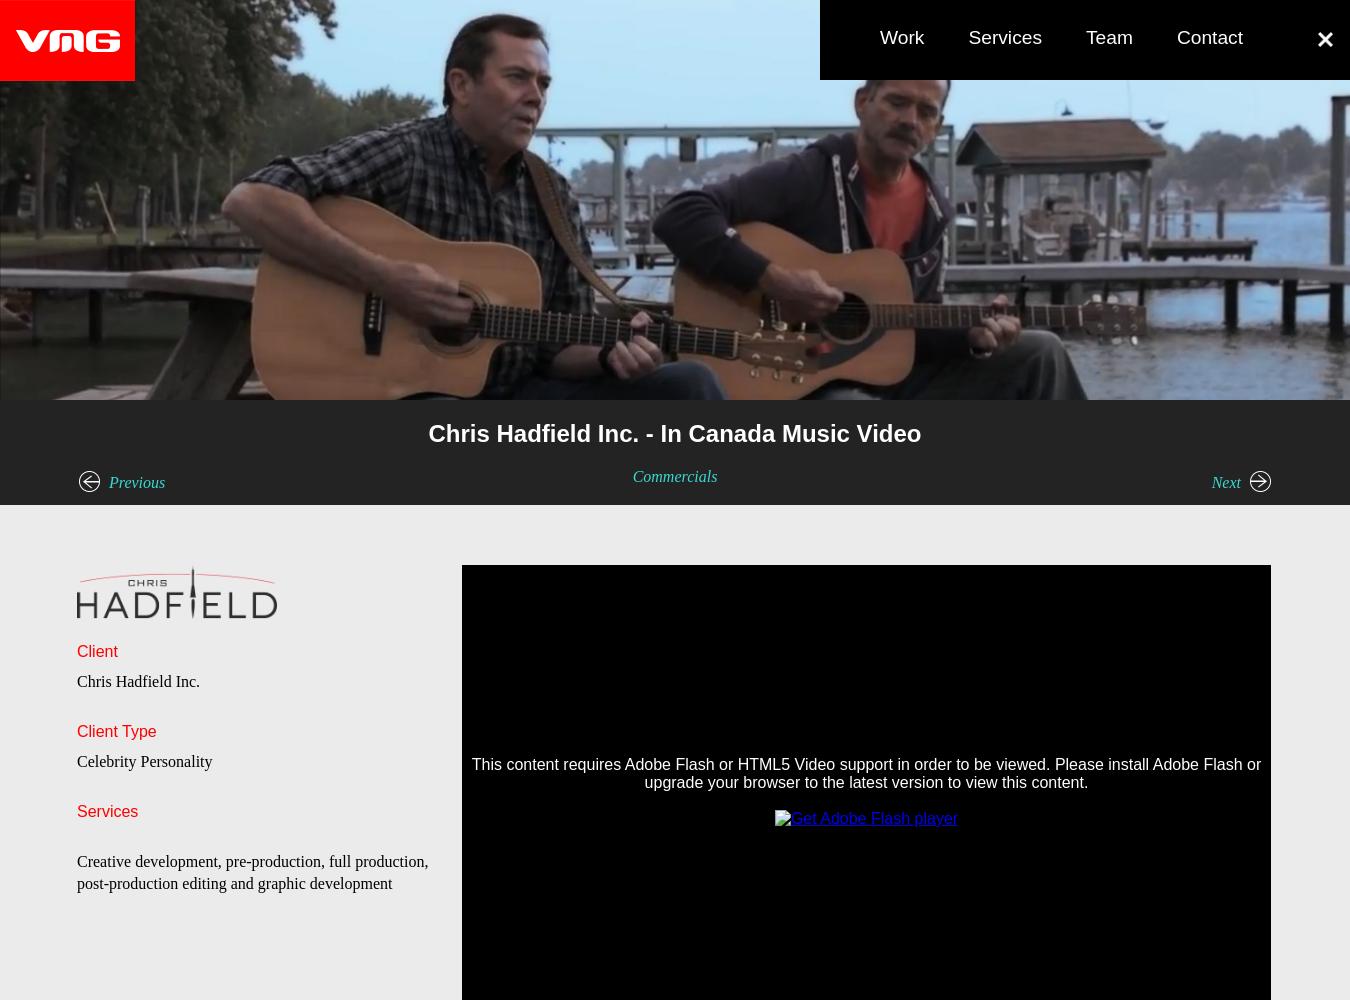  Describe the element at coordinates (674, 433) in the screenshot. I see `'Chris Hadfield Inc. - In Canada Music Video'` at that location.